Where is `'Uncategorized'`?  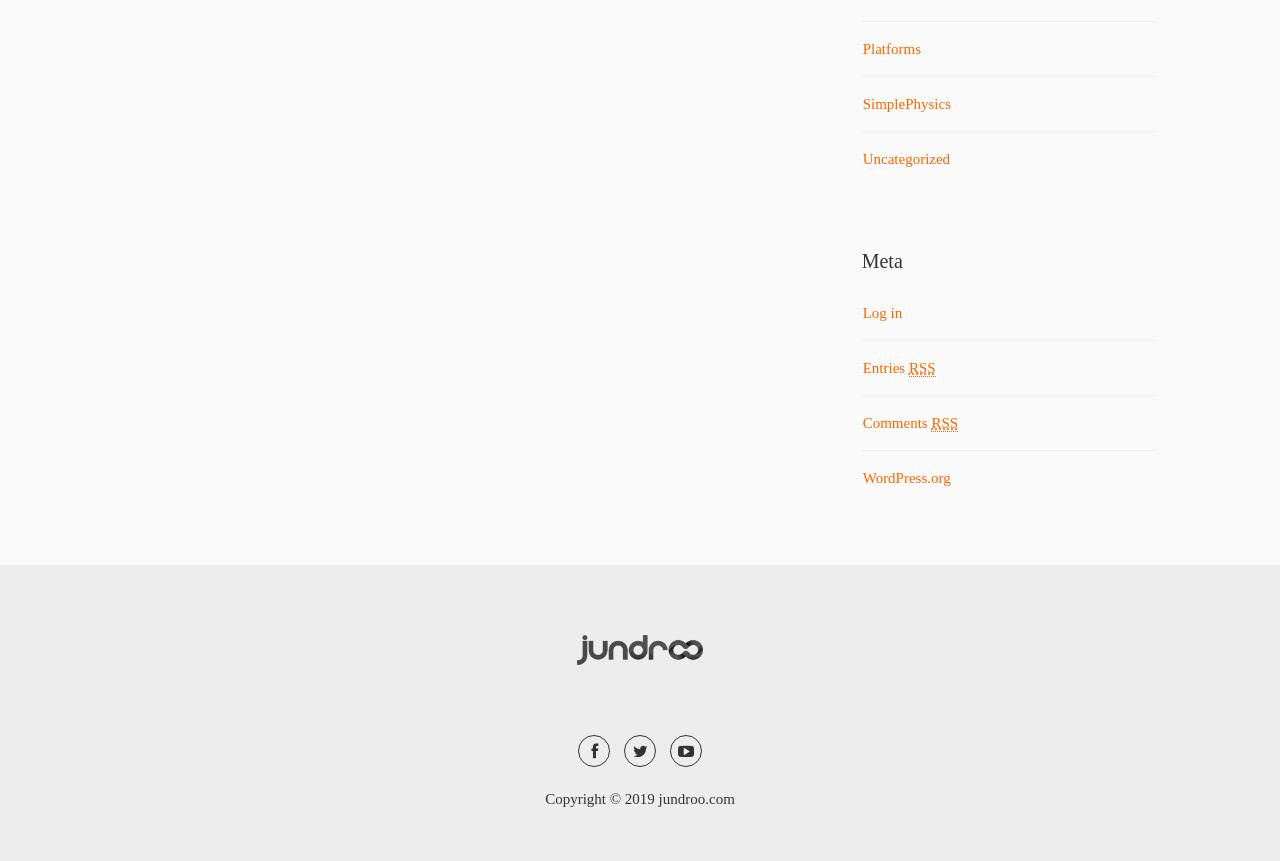
'Uncategorized' is located at coordinates (904, 159).